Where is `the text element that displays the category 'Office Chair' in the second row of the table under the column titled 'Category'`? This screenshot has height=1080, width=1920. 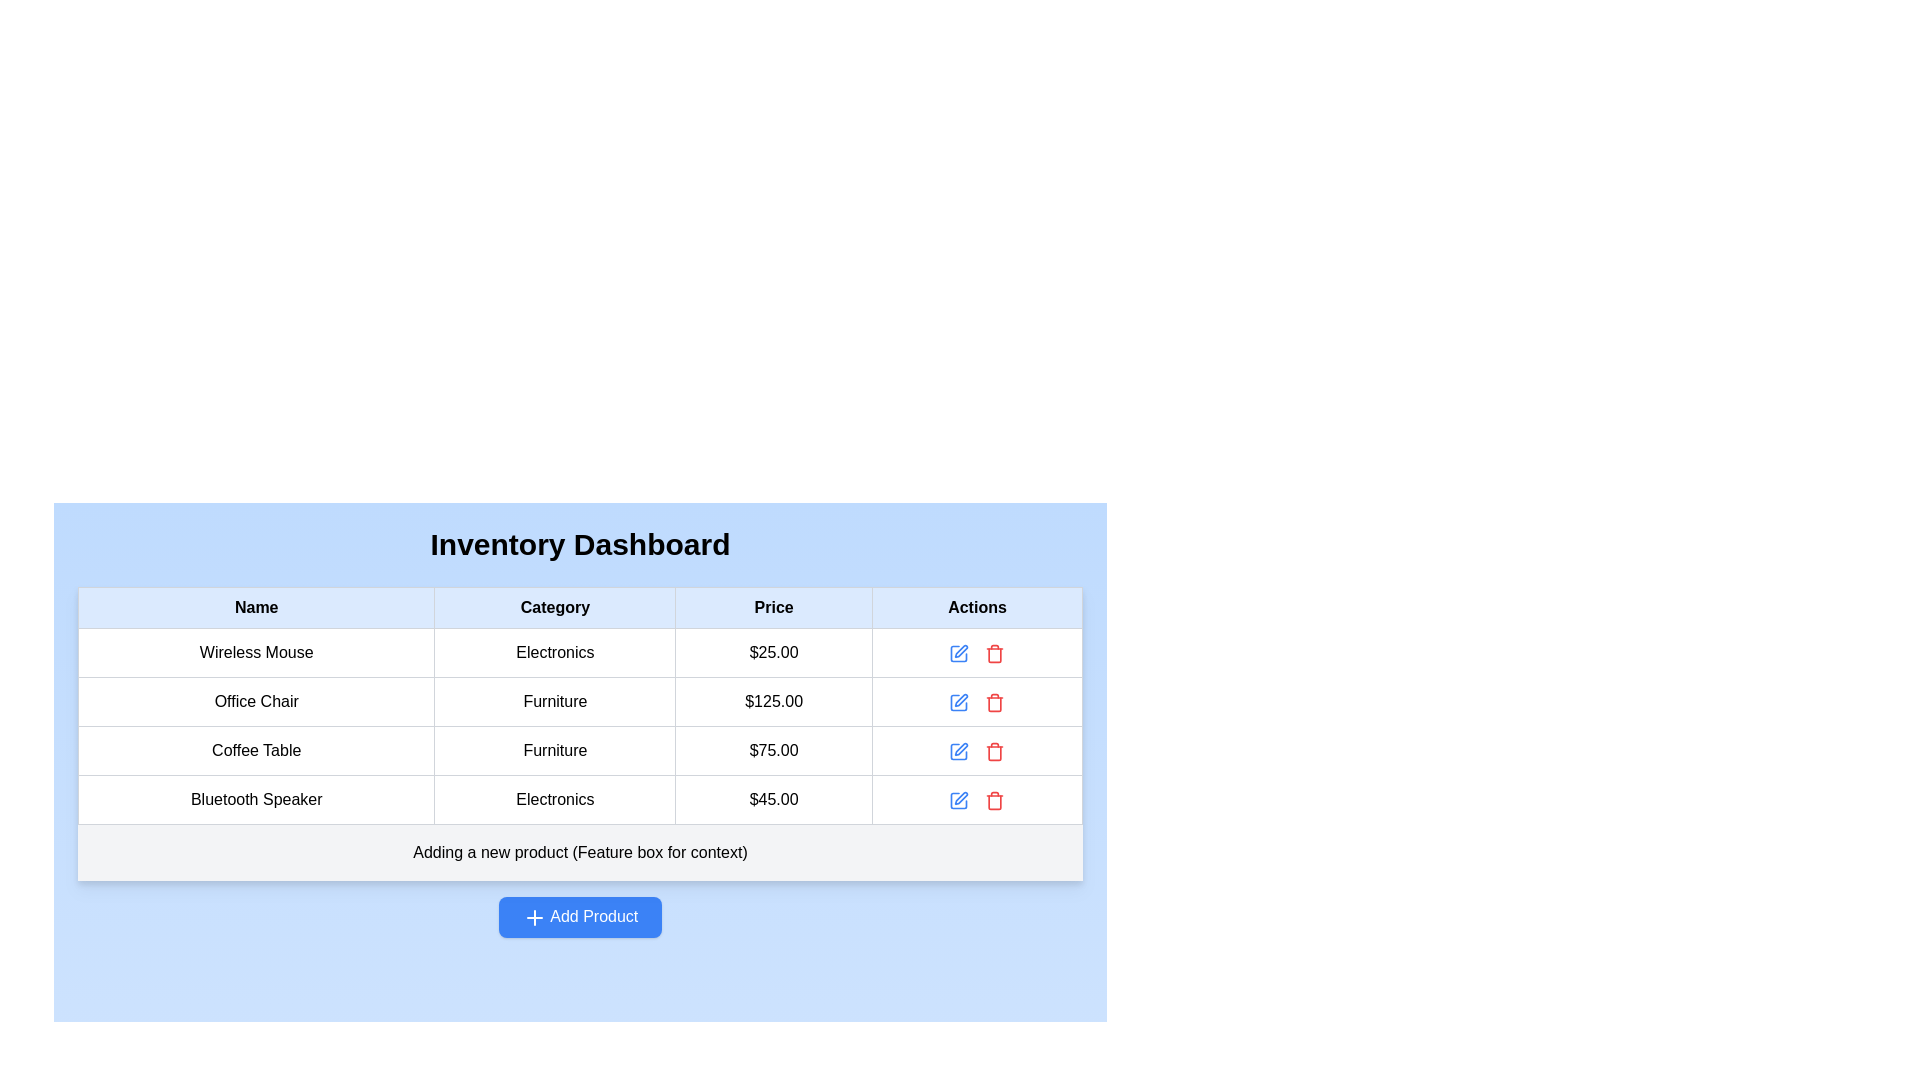
the text element that displays the category 'Office Chair' in the second row of the table under the column titled 'Category' is located at coordinates (555, 701).